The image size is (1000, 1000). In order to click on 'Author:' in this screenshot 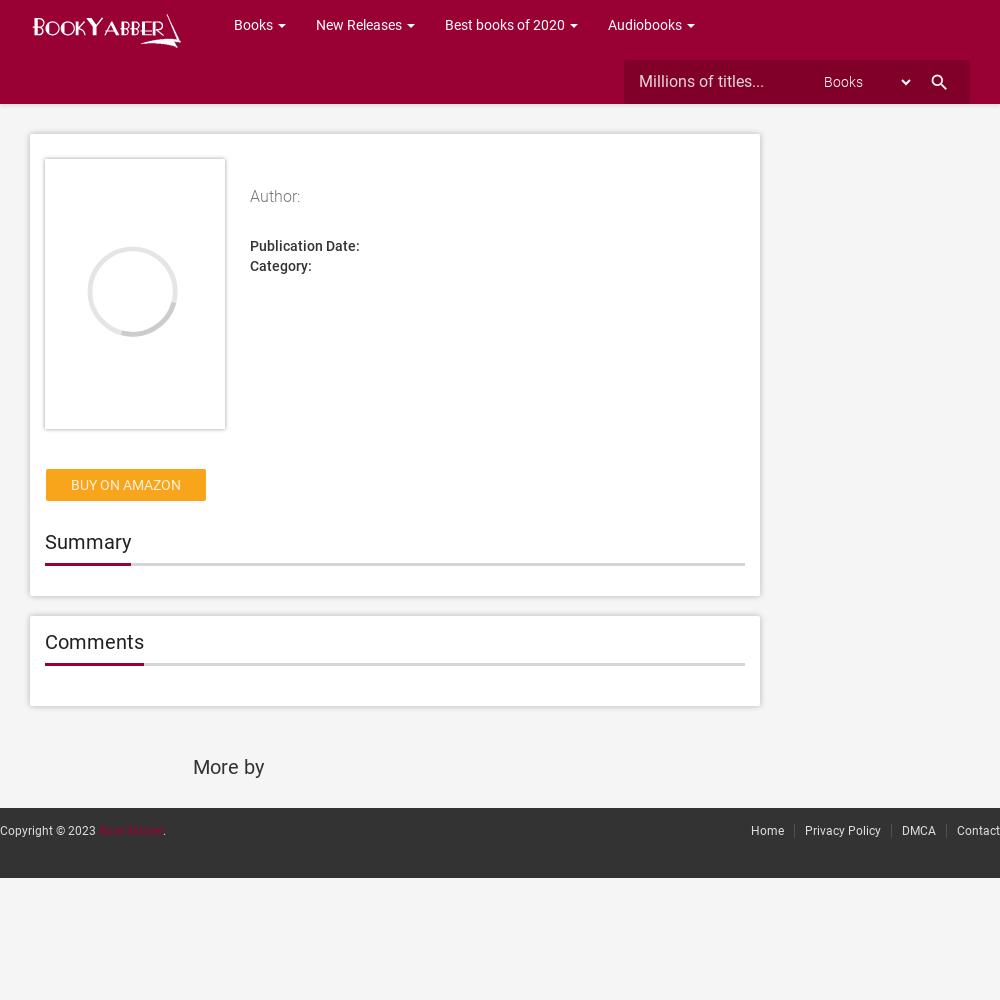, I will do `click(275, 195)`.